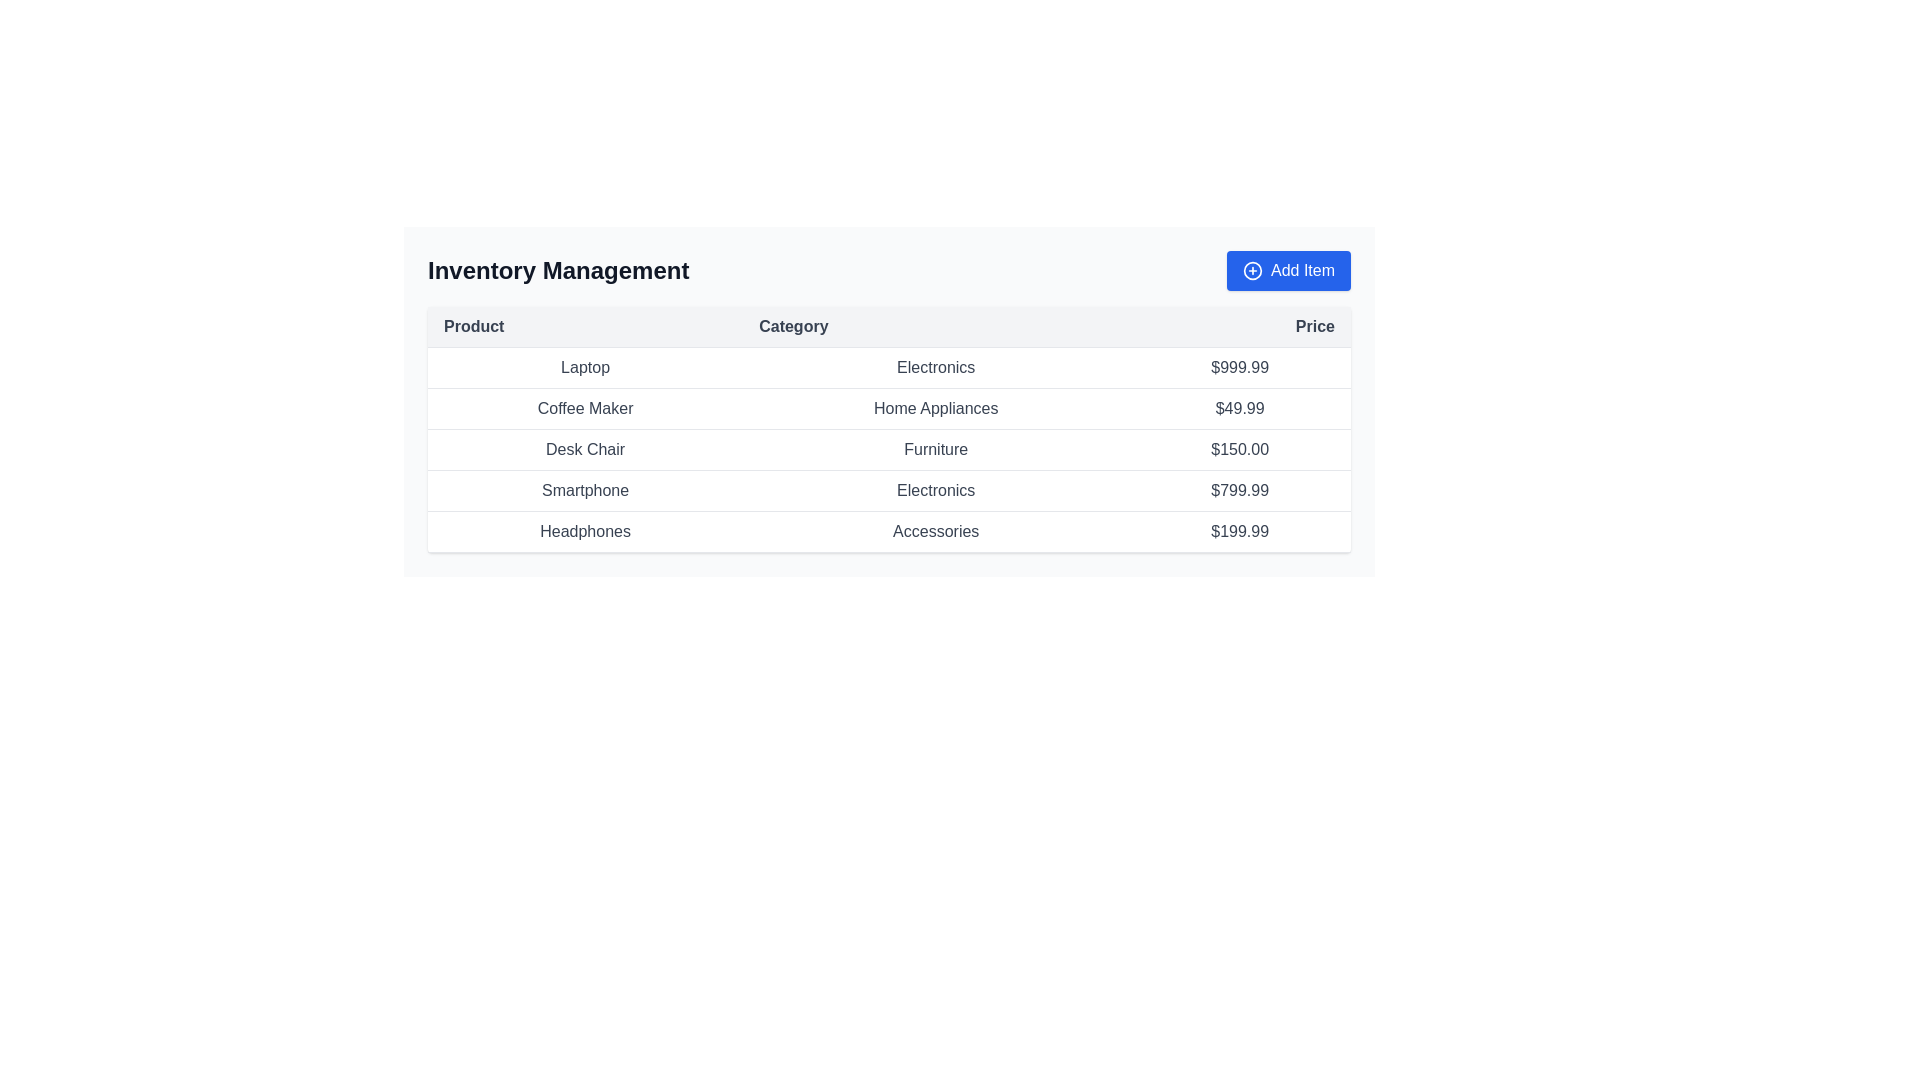  What do you see at coordinates (1288, 270) in the screenshot?
I see `the 'Add New Item' button located at the top-right corner of the 'Inventory Management' section` at bounding box center [1288, 270].